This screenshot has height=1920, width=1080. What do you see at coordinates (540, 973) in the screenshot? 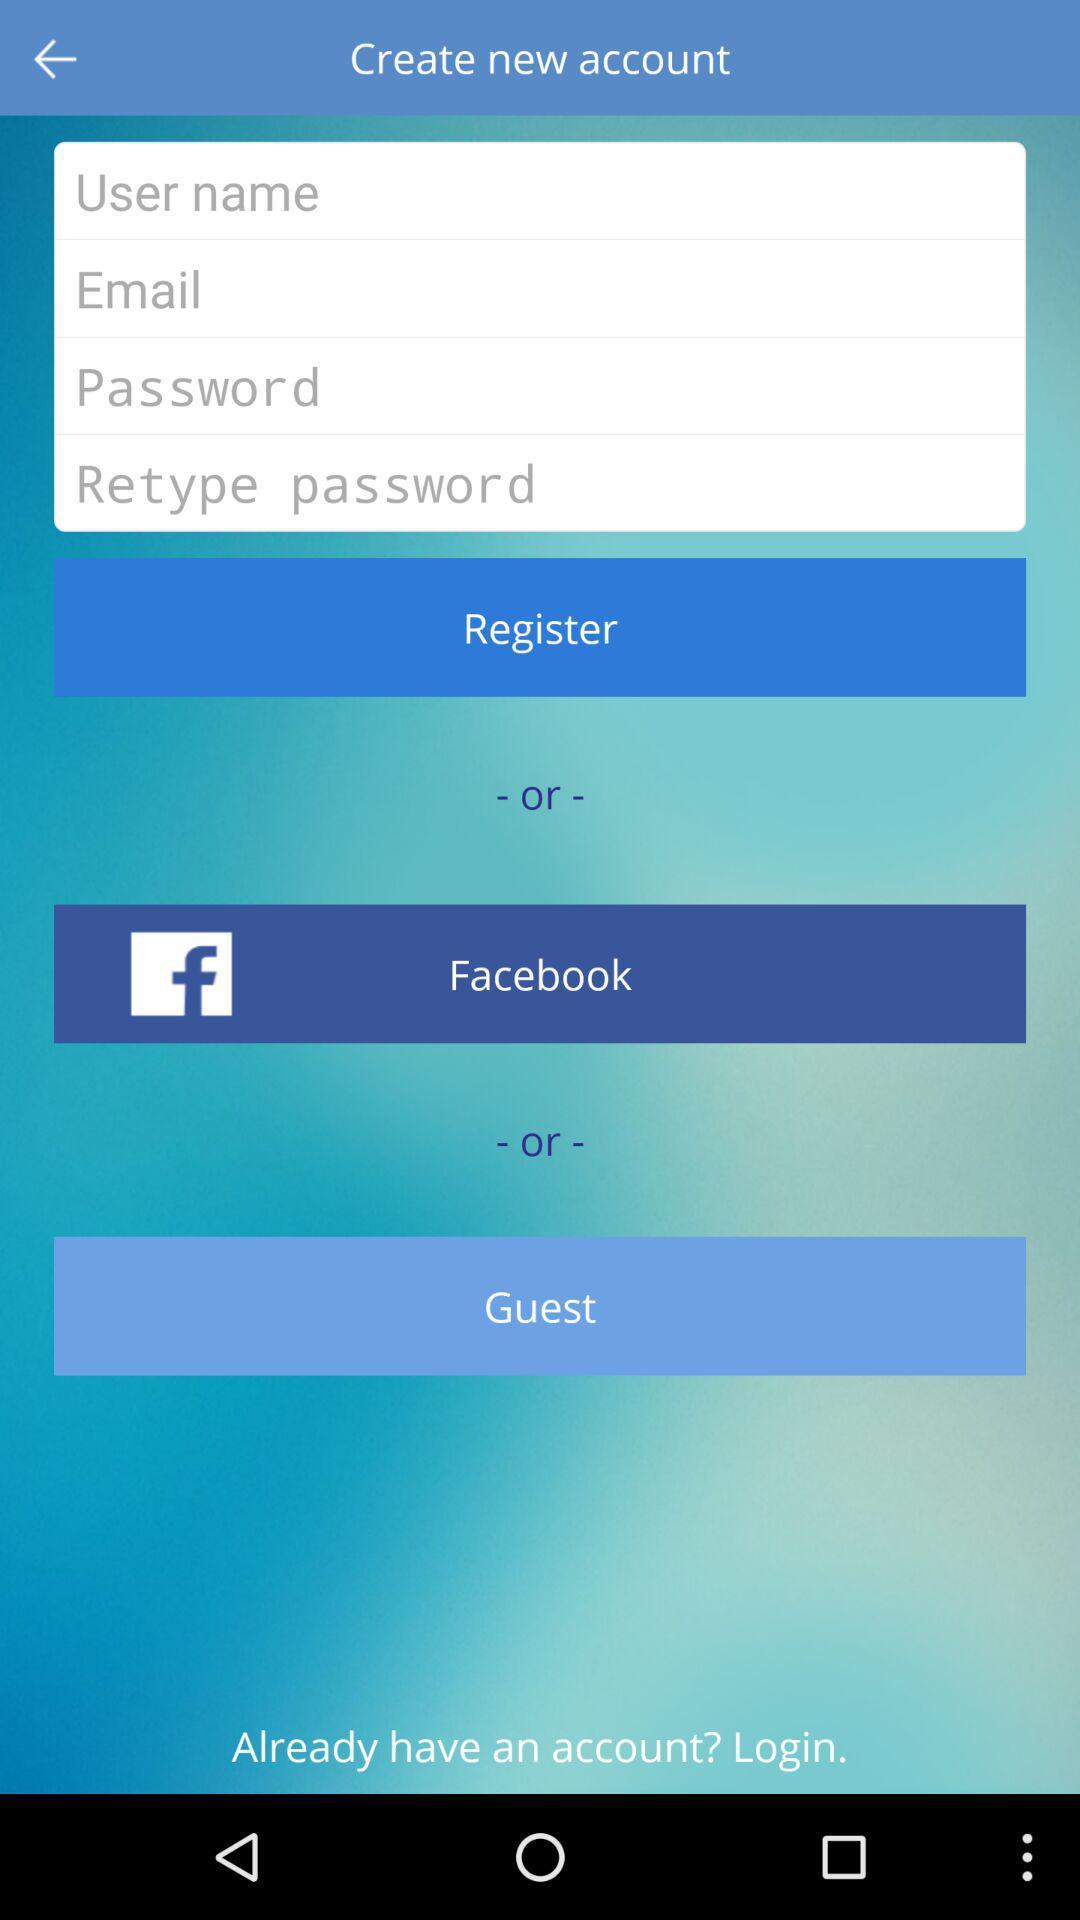
I see `the icon above the - or -` at bounding box center [540, 973].